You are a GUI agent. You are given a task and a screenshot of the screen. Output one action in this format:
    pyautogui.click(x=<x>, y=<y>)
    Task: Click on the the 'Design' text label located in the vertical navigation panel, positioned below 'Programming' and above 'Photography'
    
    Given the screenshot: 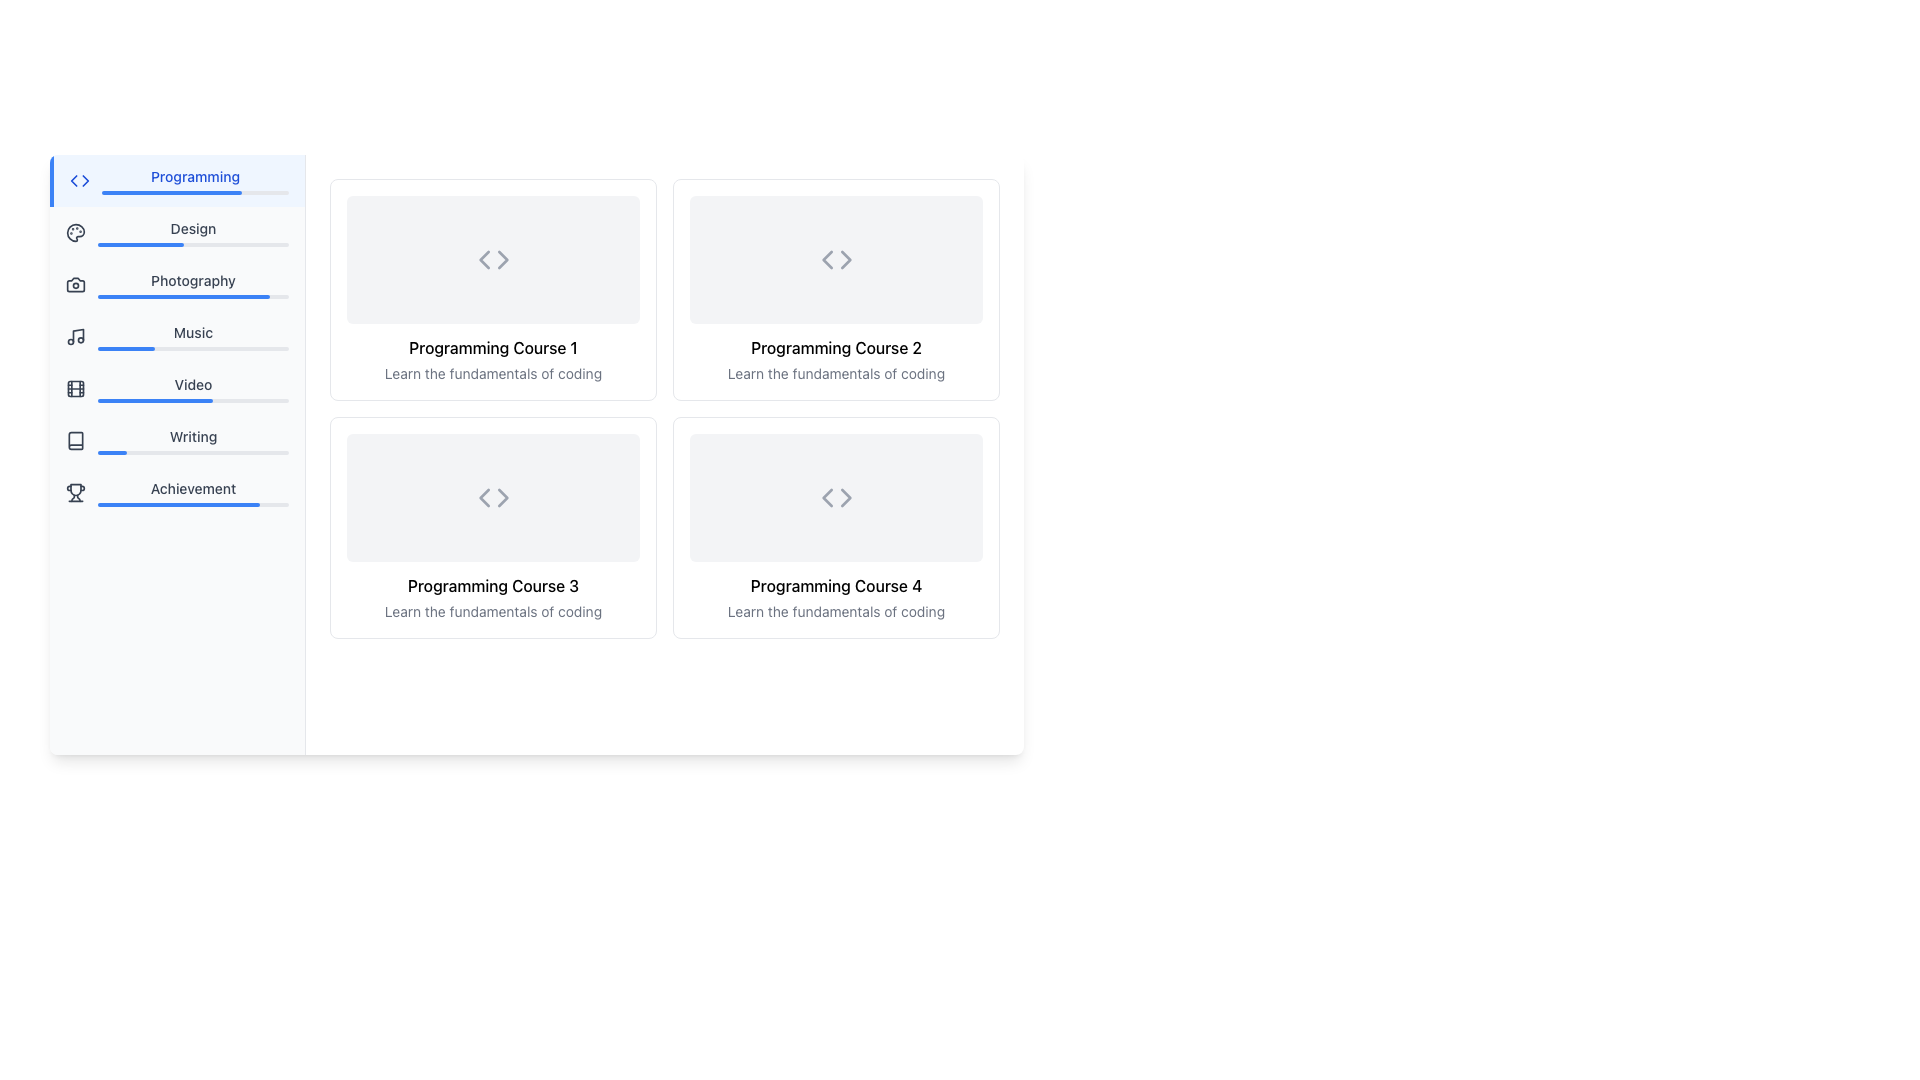 What is the action you would take?
    pyautogui.click(x=193, y=227)
    